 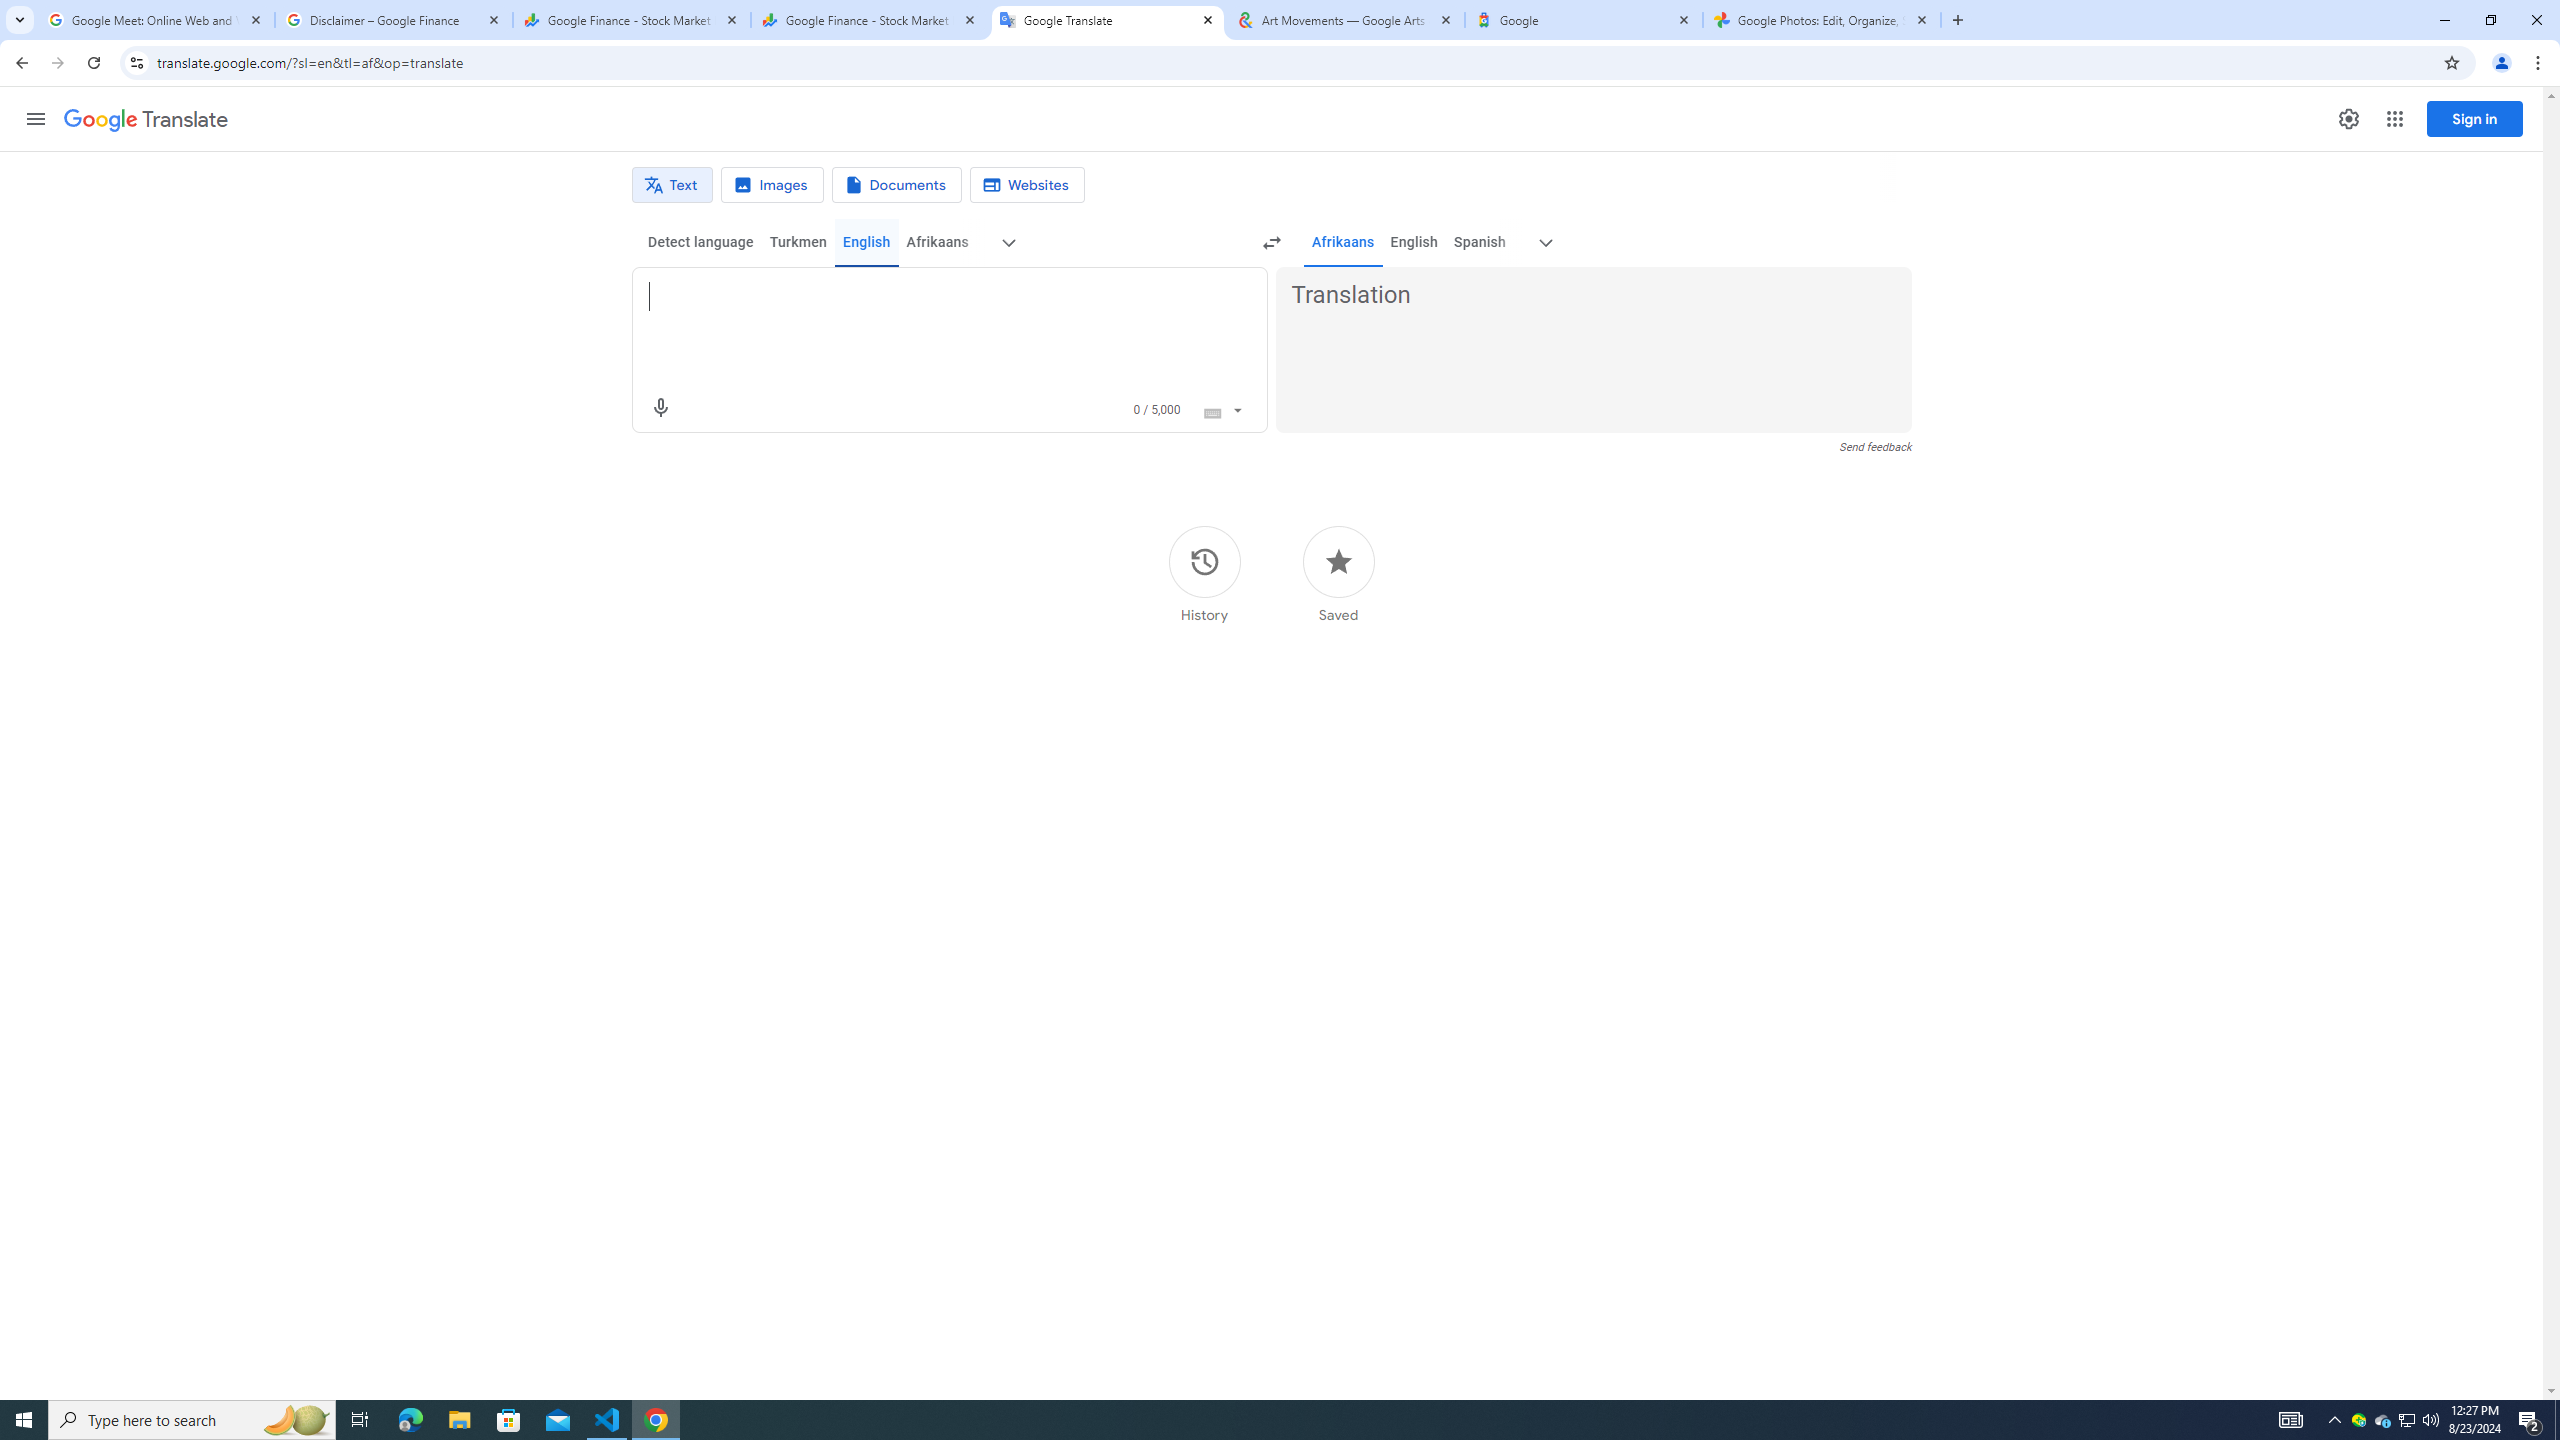 I want to click on 'Turkmen', so click(x=796, y=241).